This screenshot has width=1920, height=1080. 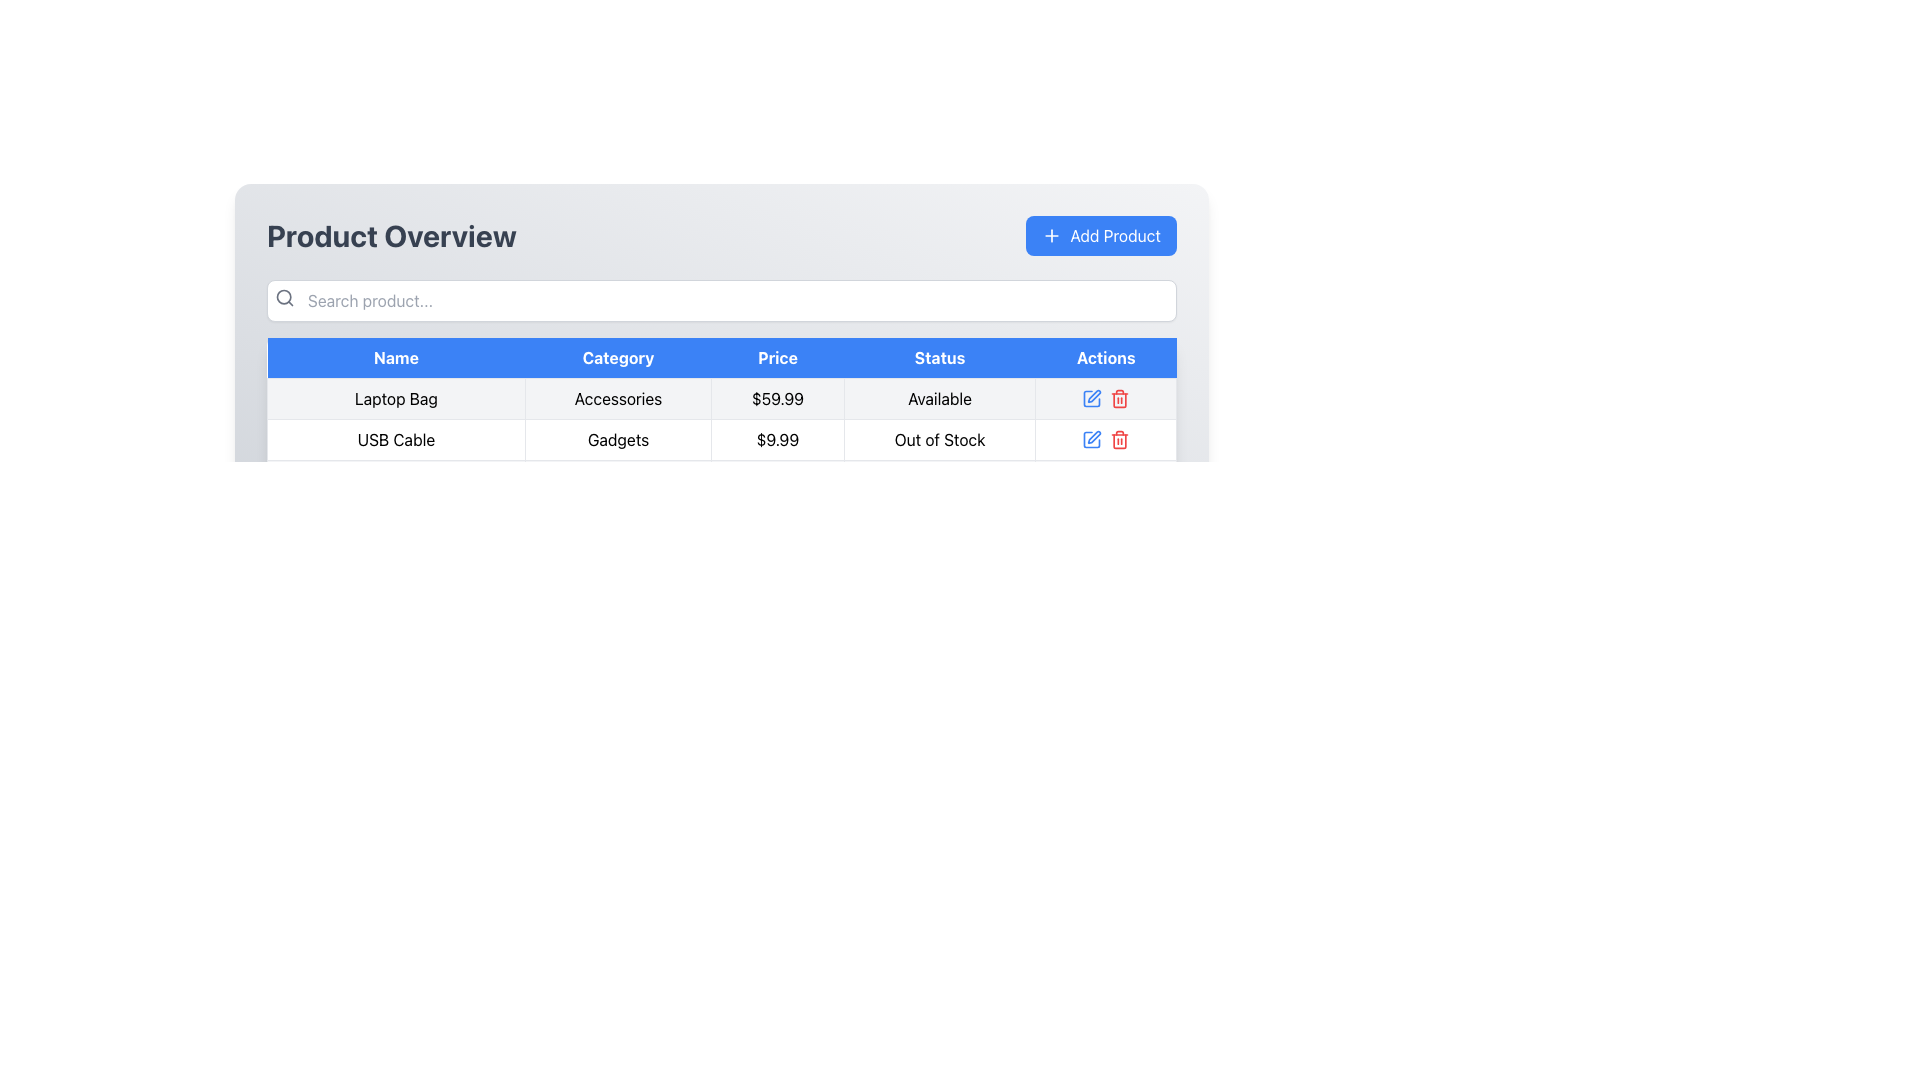 I want to click on the button that allows users to add a new product to the list, located to the far right of the 'Product Overview' header, so click(x=1100, y=234).